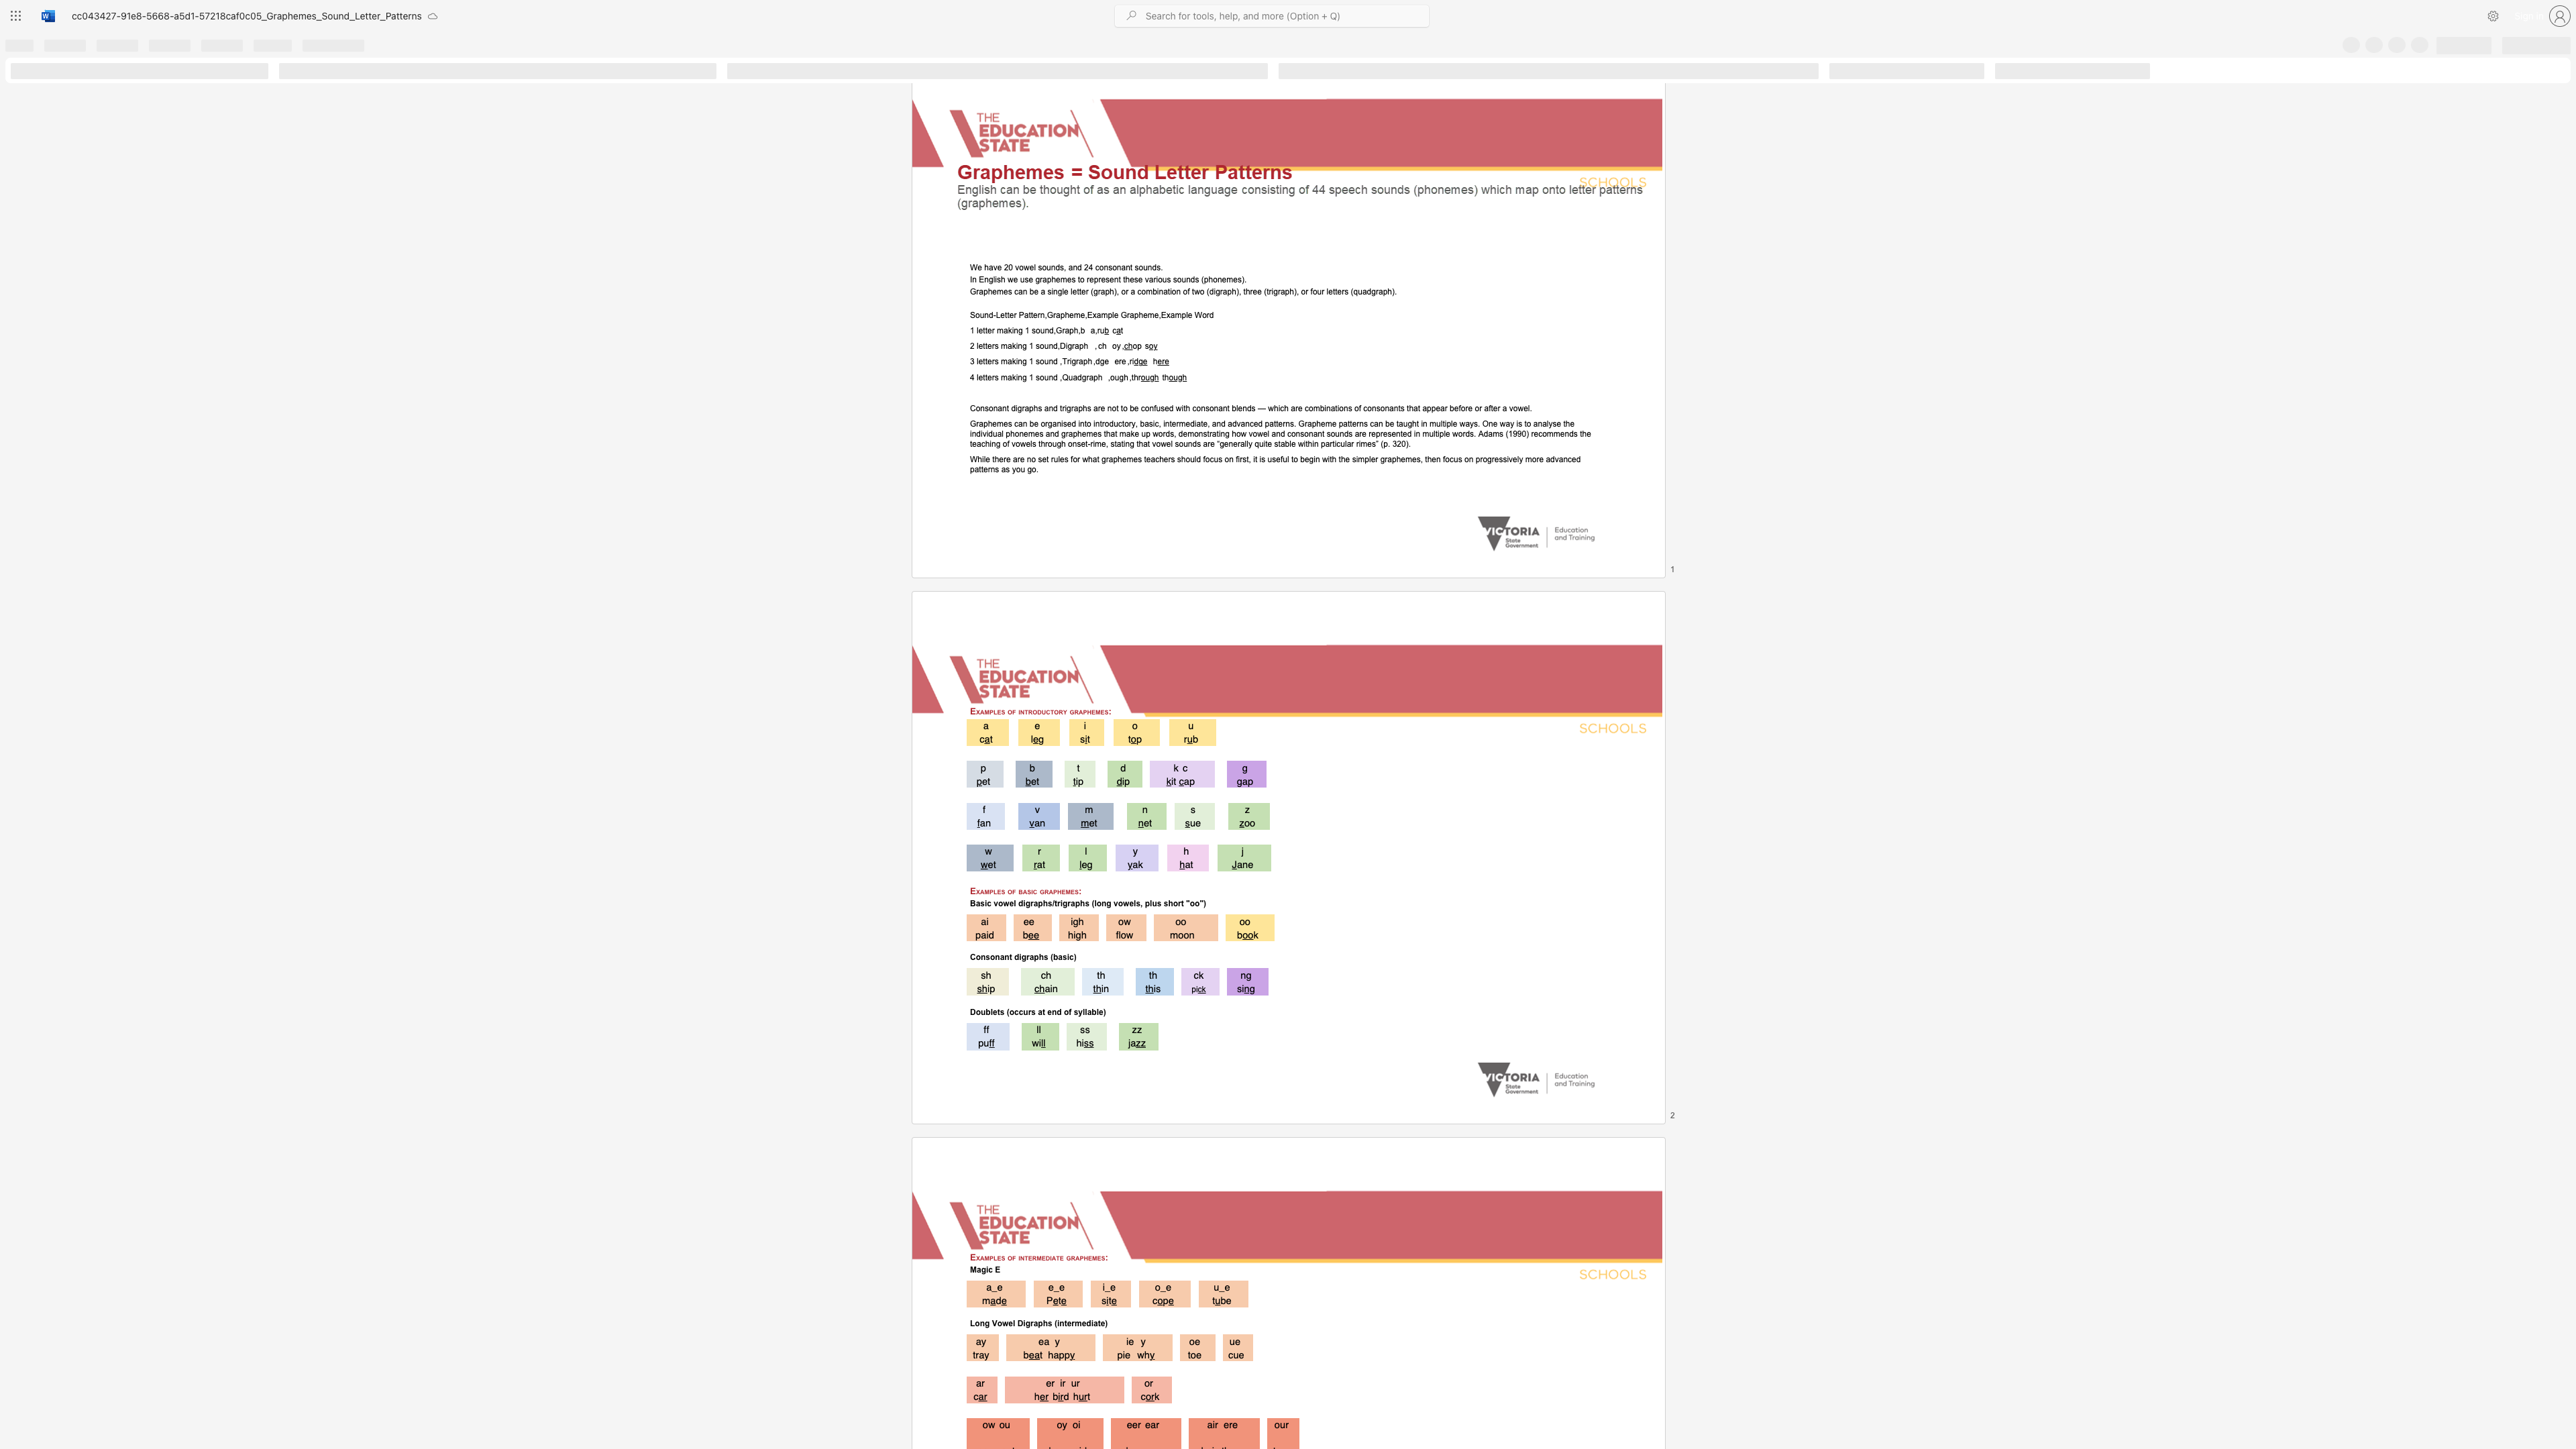  What do you see at coordinates (1245, 290) in the screenshot?
I see `the space between the continuous character "t" and "h" in the text` at bounding box center [1245, 290].